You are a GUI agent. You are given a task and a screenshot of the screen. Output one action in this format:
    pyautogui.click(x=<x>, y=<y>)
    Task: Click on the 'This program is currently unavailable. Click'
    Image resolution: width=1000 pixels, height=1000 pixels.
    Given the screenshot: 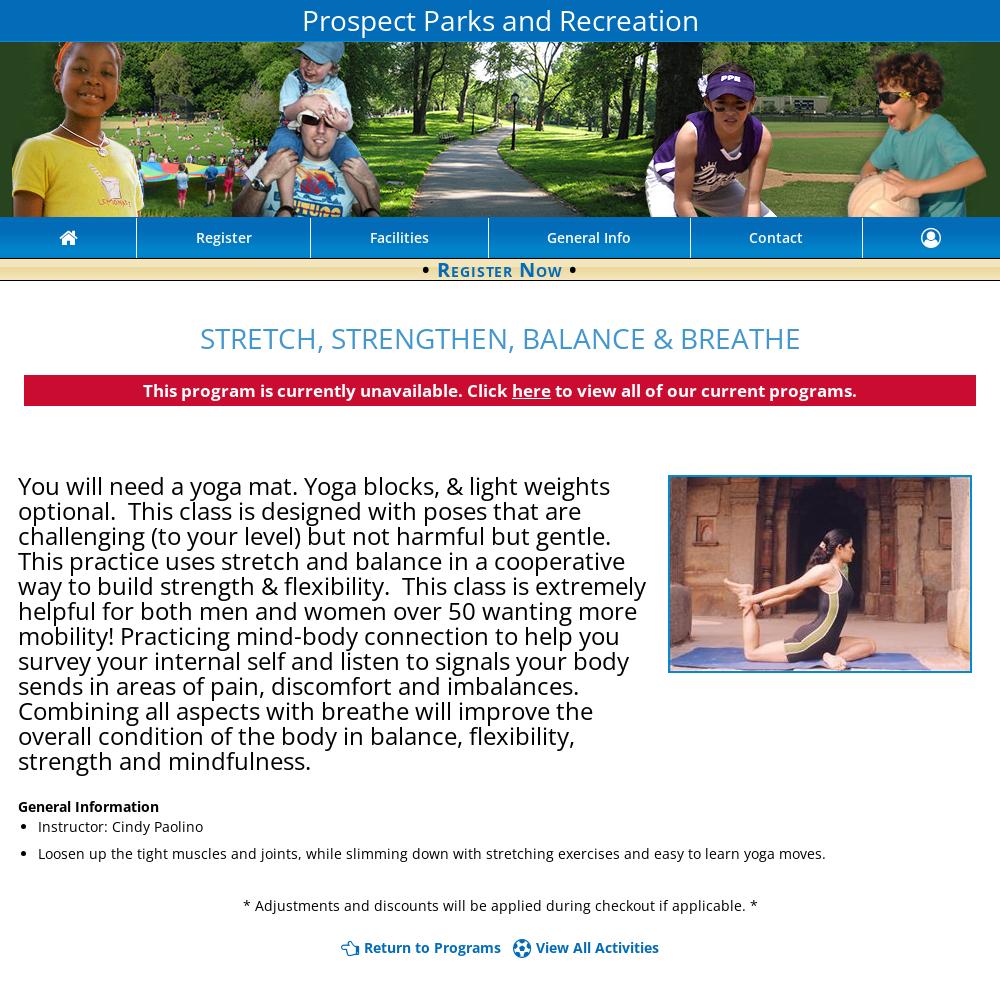 What is the action you would take?
    pyautogui.click(x=326, y=389)
    